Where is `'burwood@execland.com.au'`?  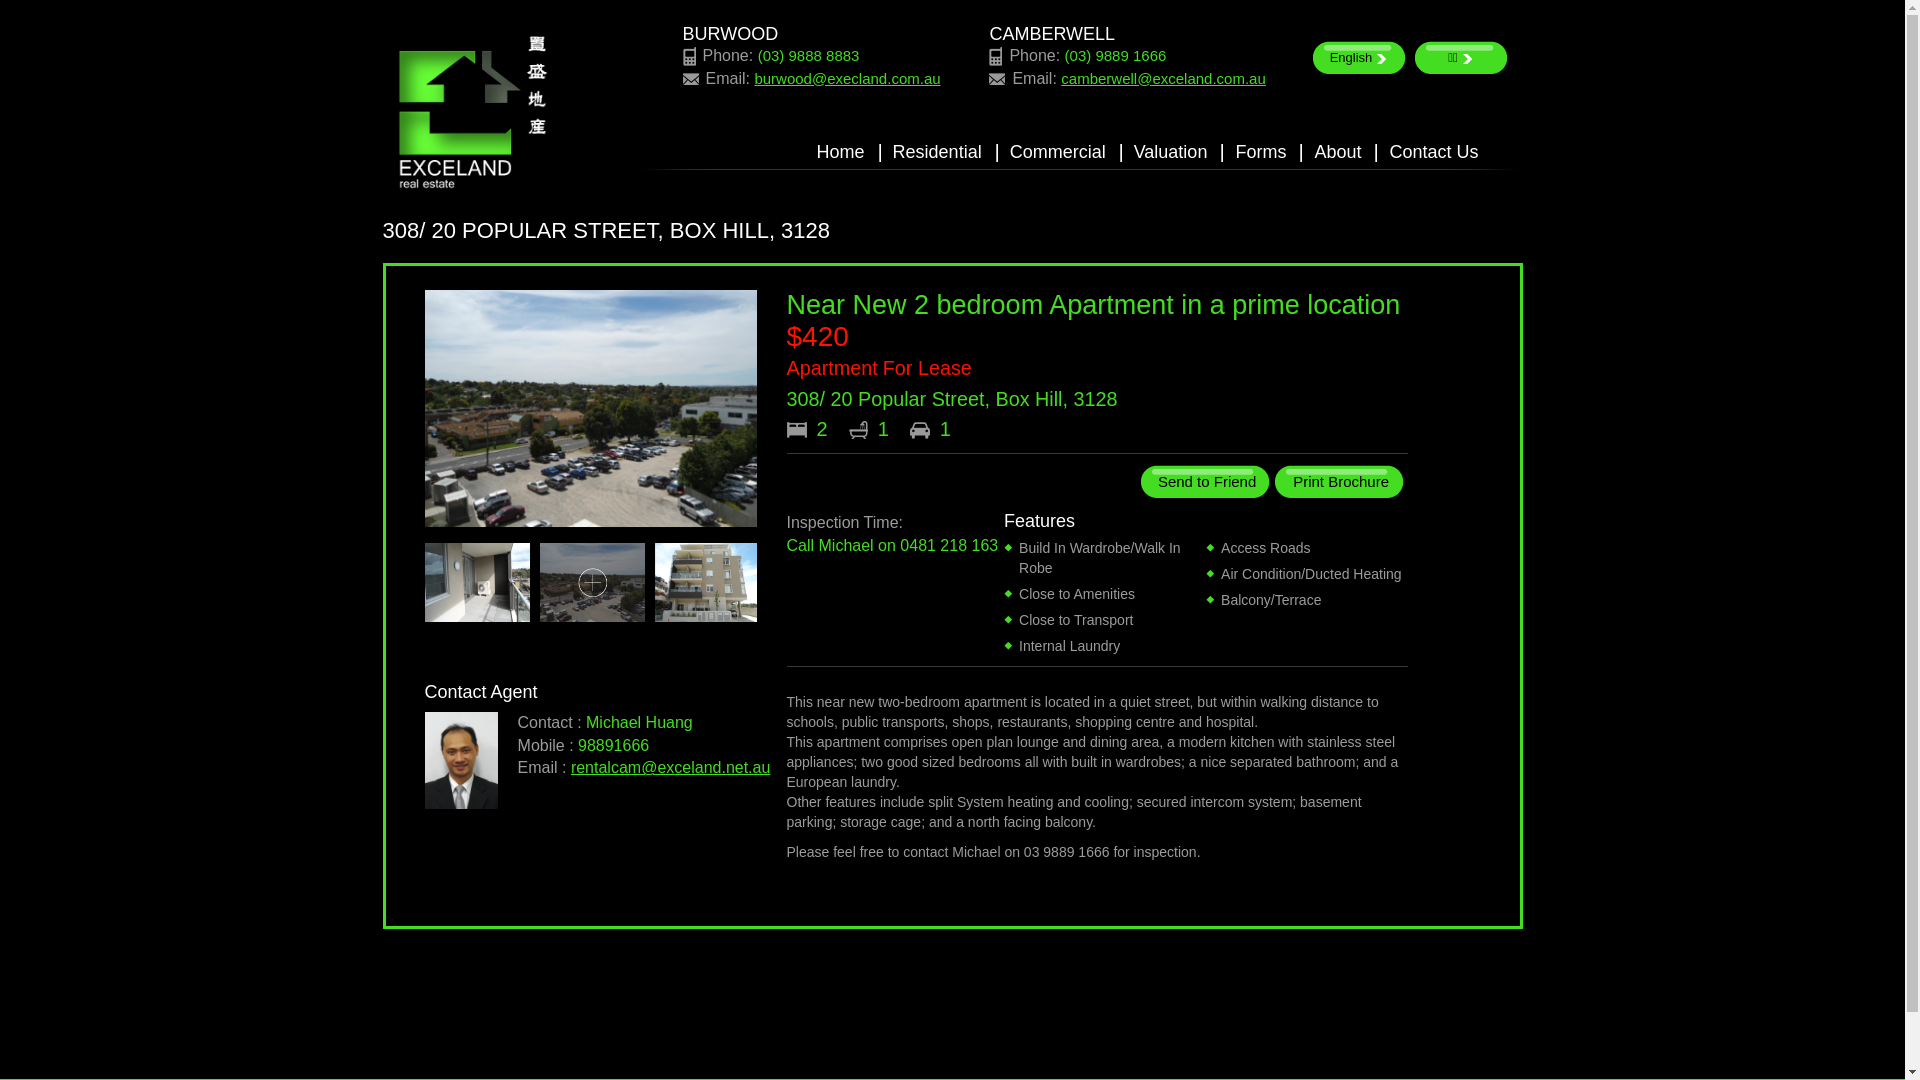 'burwood@execland.com.au' is located at coordinates (846, 77).